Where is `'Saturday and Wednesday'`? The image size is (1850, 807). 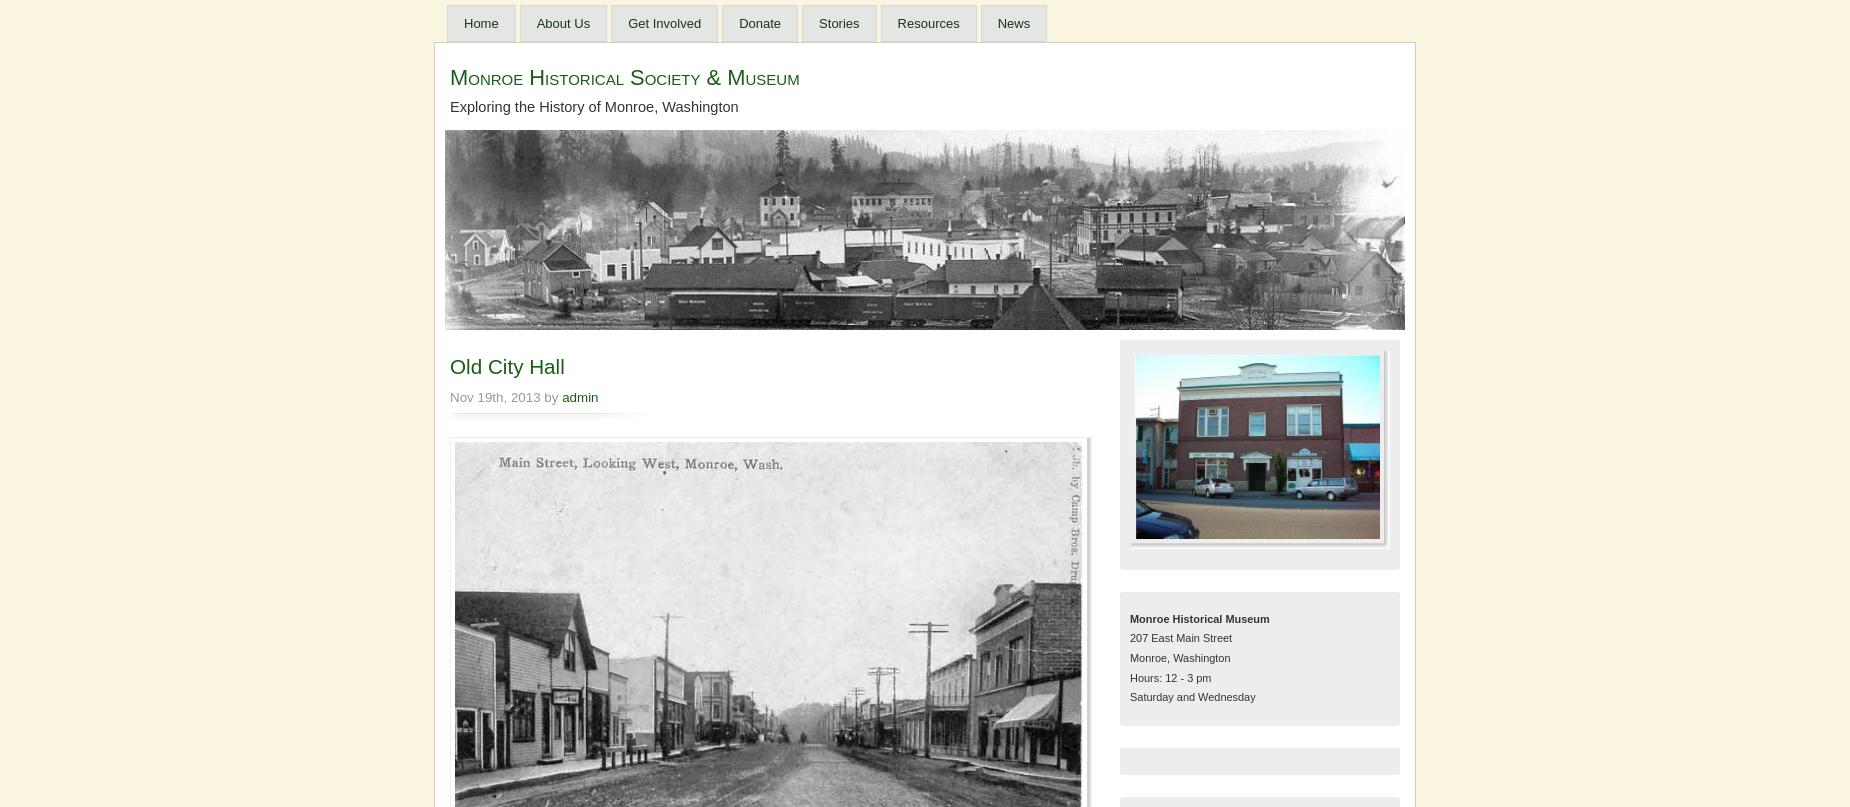
'Saturday and Wednesday' is located at coordinates (1191, 697).